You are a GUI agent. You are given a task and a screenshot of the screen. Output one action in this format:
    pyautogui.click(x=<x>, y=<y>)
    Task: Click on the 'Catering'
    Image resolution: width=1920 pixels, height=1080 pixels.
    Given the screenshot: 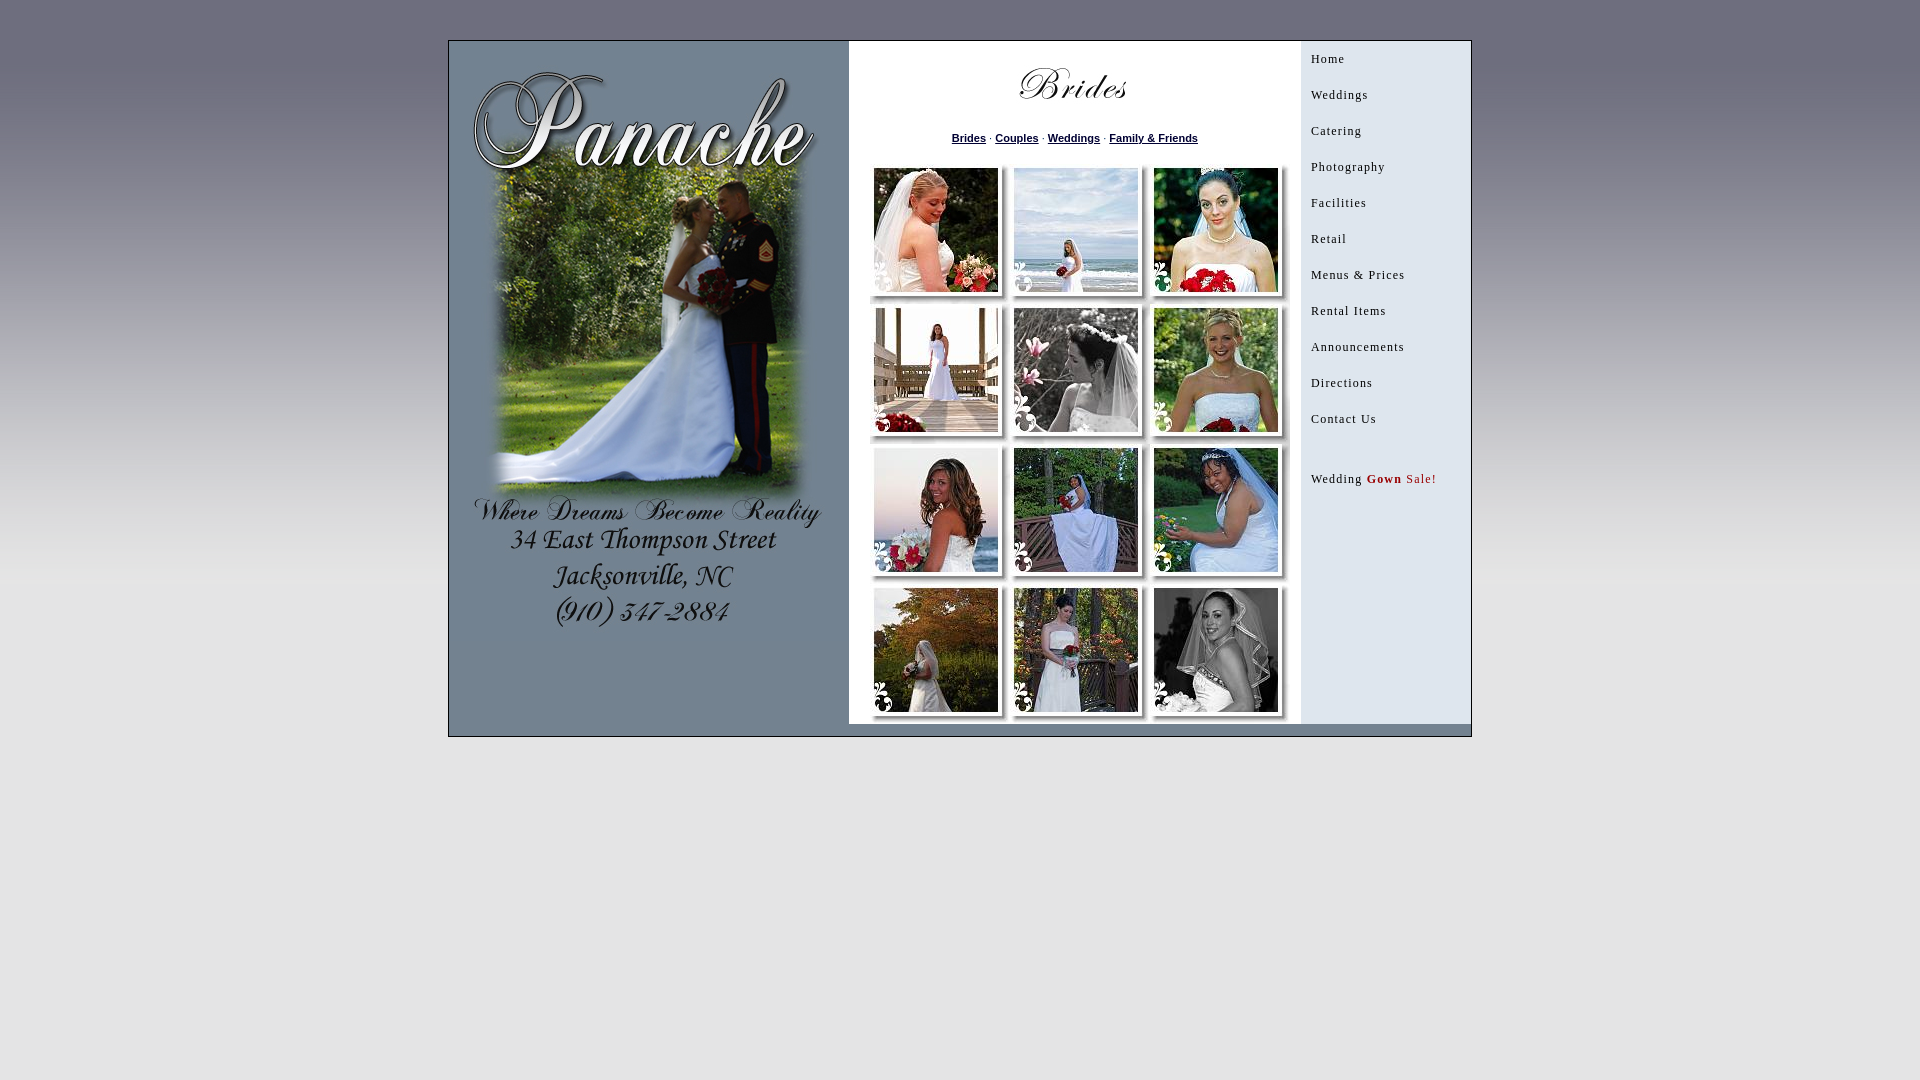 What is the action you would take?
    pyautogui.click(x=1385, y=131)
    